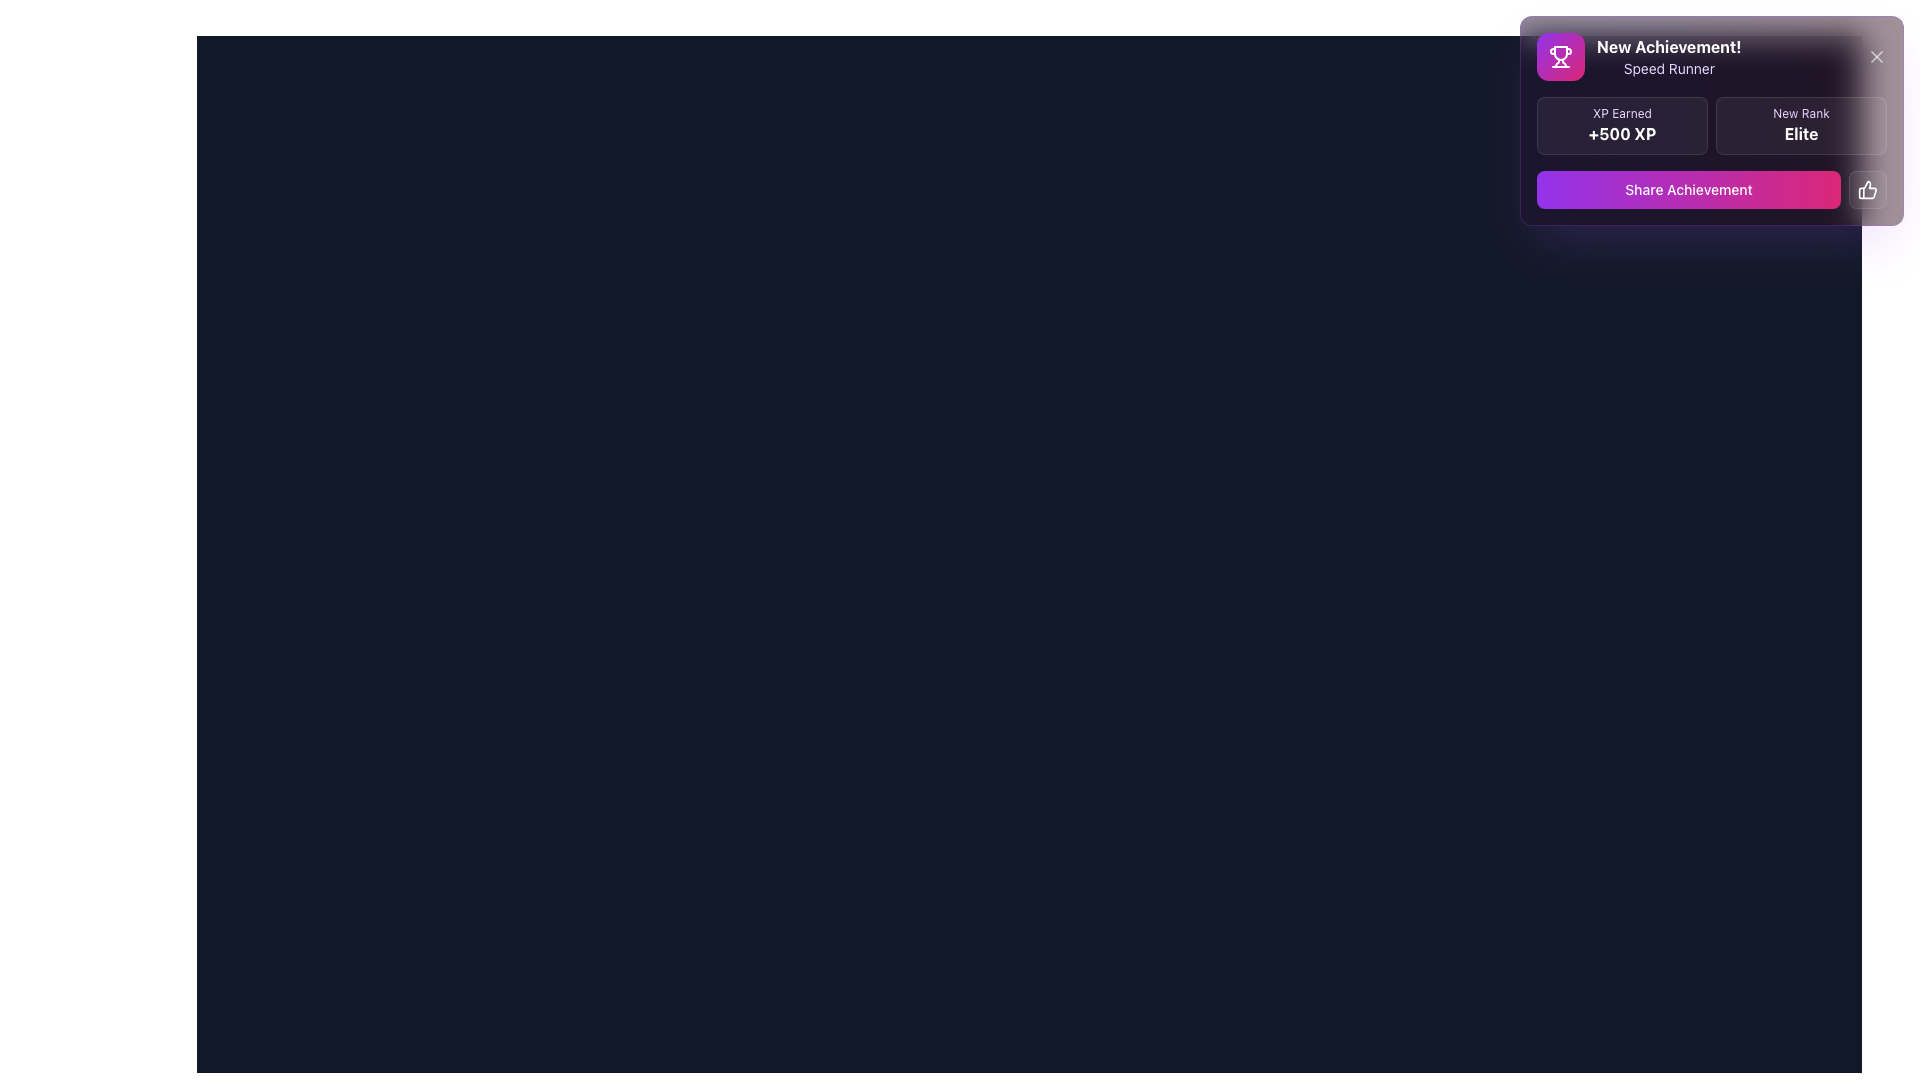 Image resolution: width=1920 pixels, height=1080 pixels. Describe the element at coordinates (1669, 68) in the screenshot. I see `the 'Speed Runner' text label, which is styled in a small font size with a purple tint and located in the upper-right corner of the notification panel, directly below 'New Achievement!'` at that location.